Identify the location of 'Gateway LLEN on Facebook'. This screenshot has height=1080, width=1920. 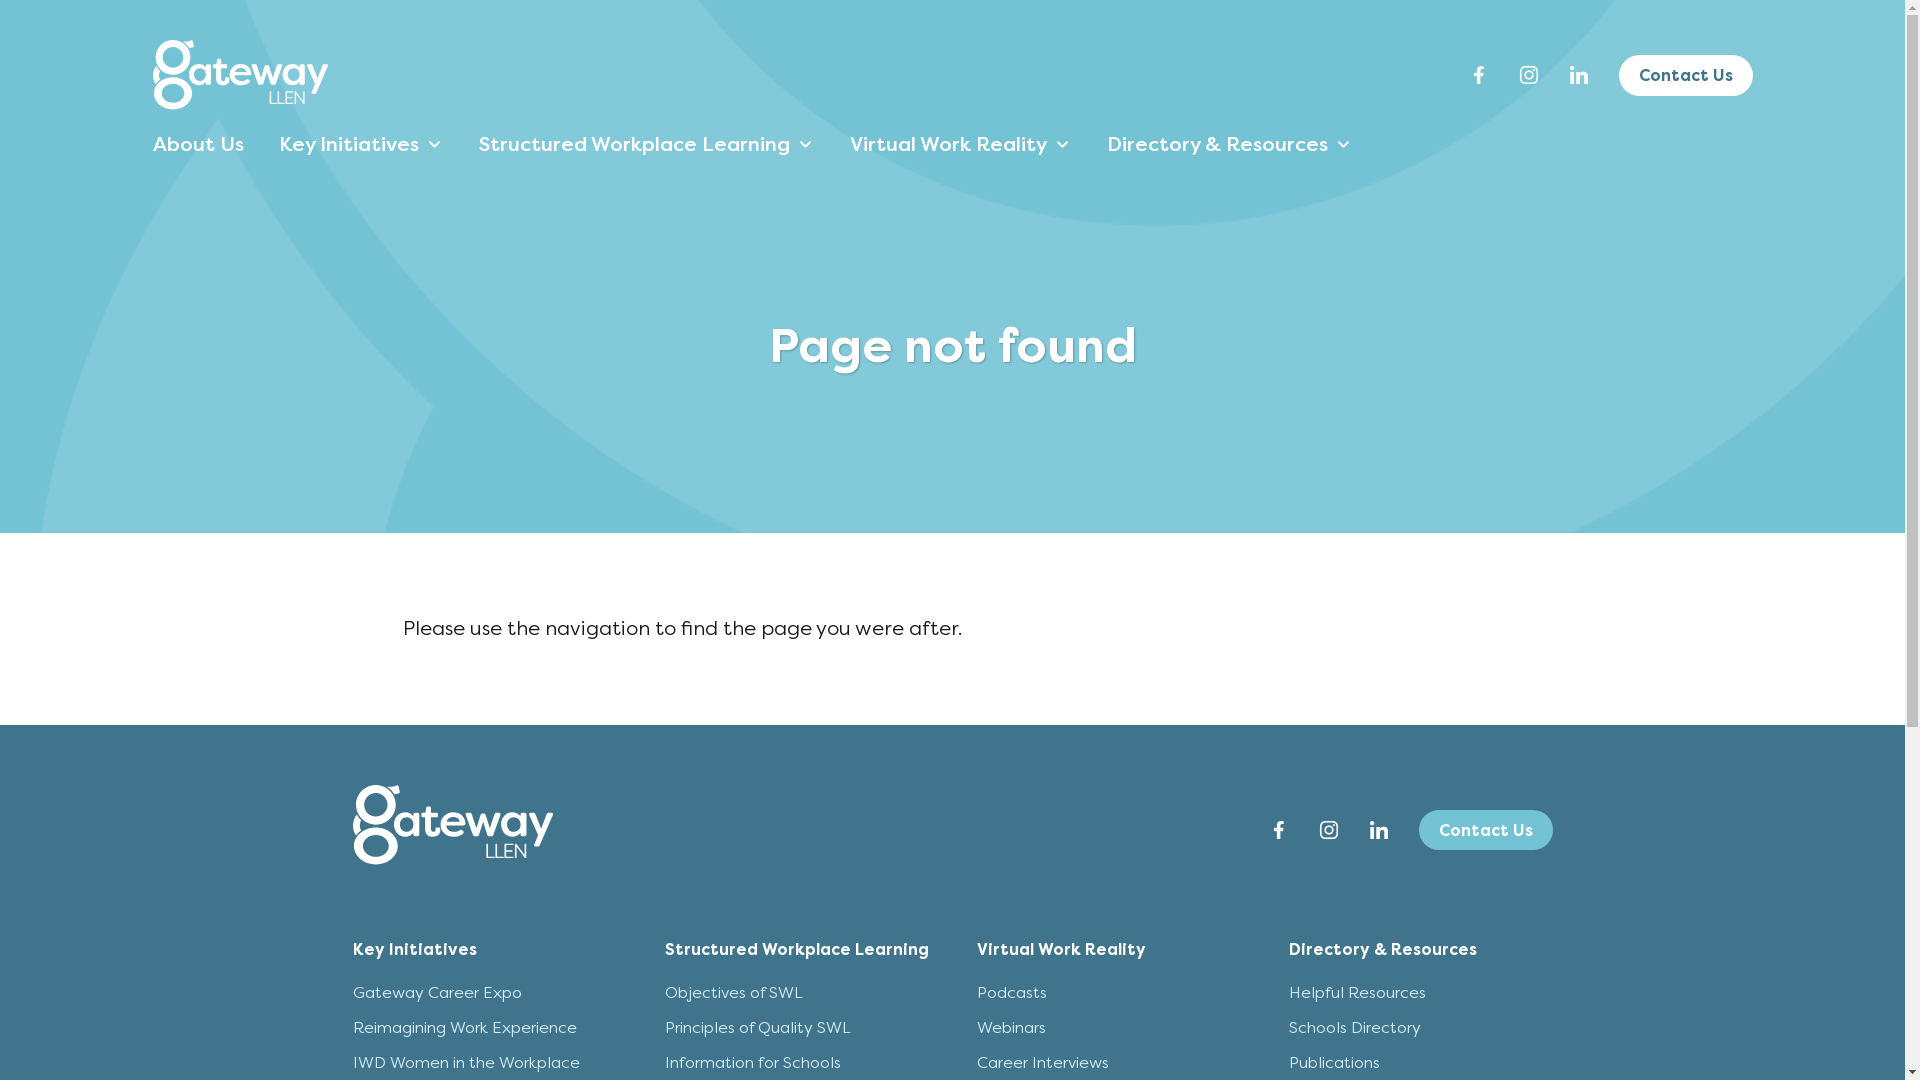
(1478, 73).